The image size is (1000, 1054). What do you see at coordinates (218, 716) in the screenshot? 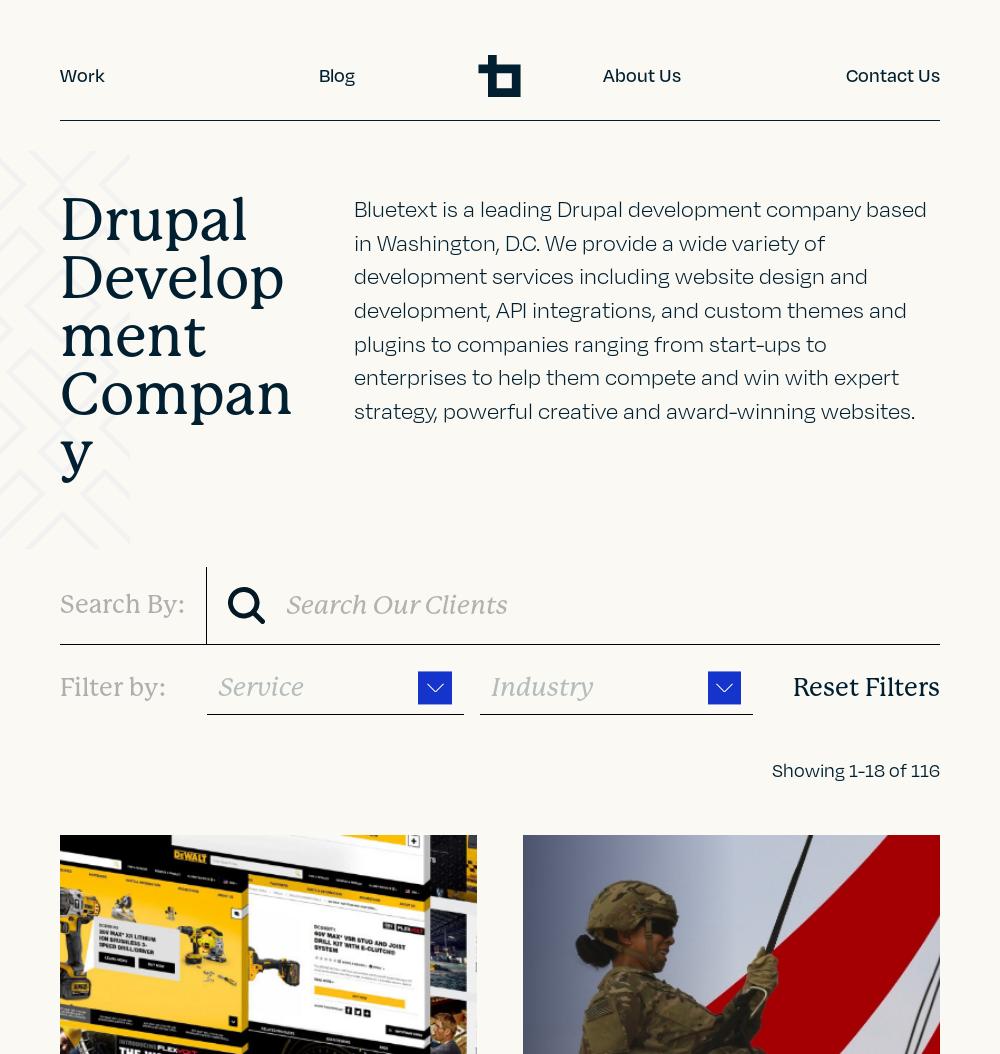
I see `'Check Out our Hall of Fame'` at bounding box center [218, 716].